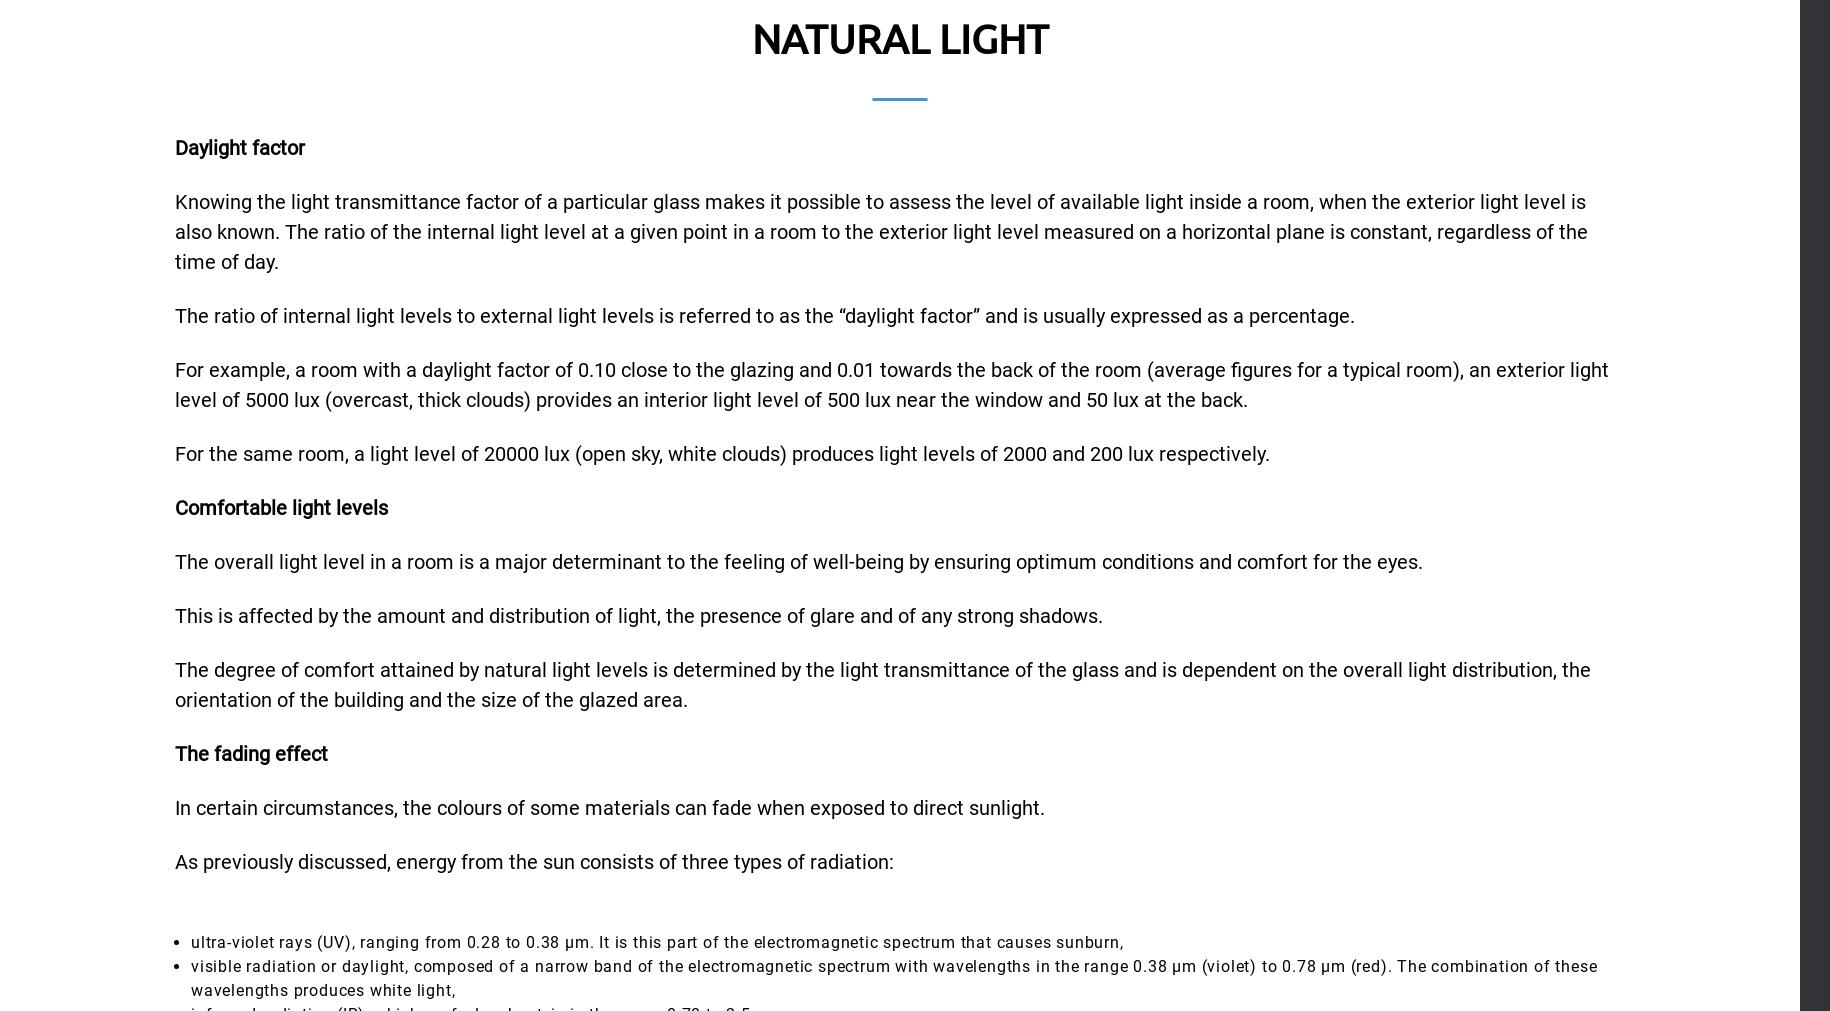 The width and height of the screenshot is (1830, 1011). Describe the element at coordinates (891, 382) in the screenshot. I see `'For example, a room with a daylight factor of 0.10 close to the glazing and 0.01 towards the back of the room (average figures for a typical room), an exterior light level of 5000 lux (overcast, thick clouds) provides an interior light level of 500 lux near the window and 50 lux at the back.'` at that location.